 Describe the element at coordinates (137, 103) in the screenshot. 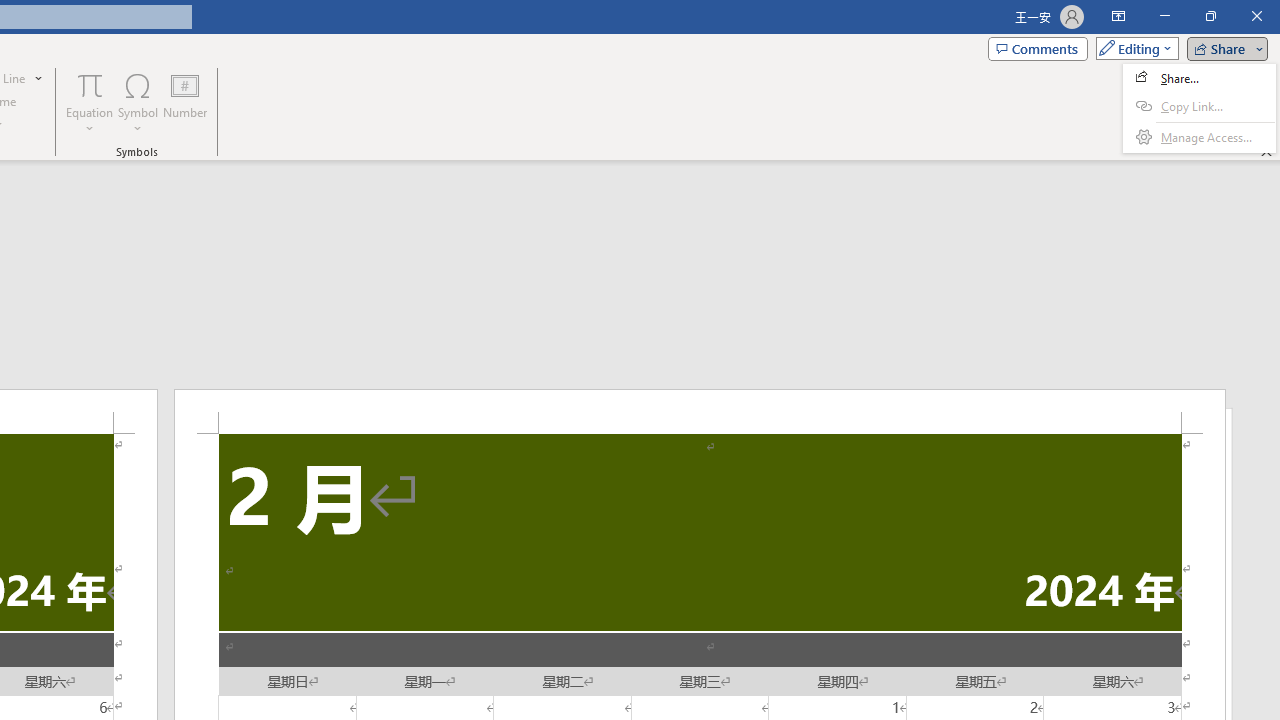

I see `'Symbol'` at that location.